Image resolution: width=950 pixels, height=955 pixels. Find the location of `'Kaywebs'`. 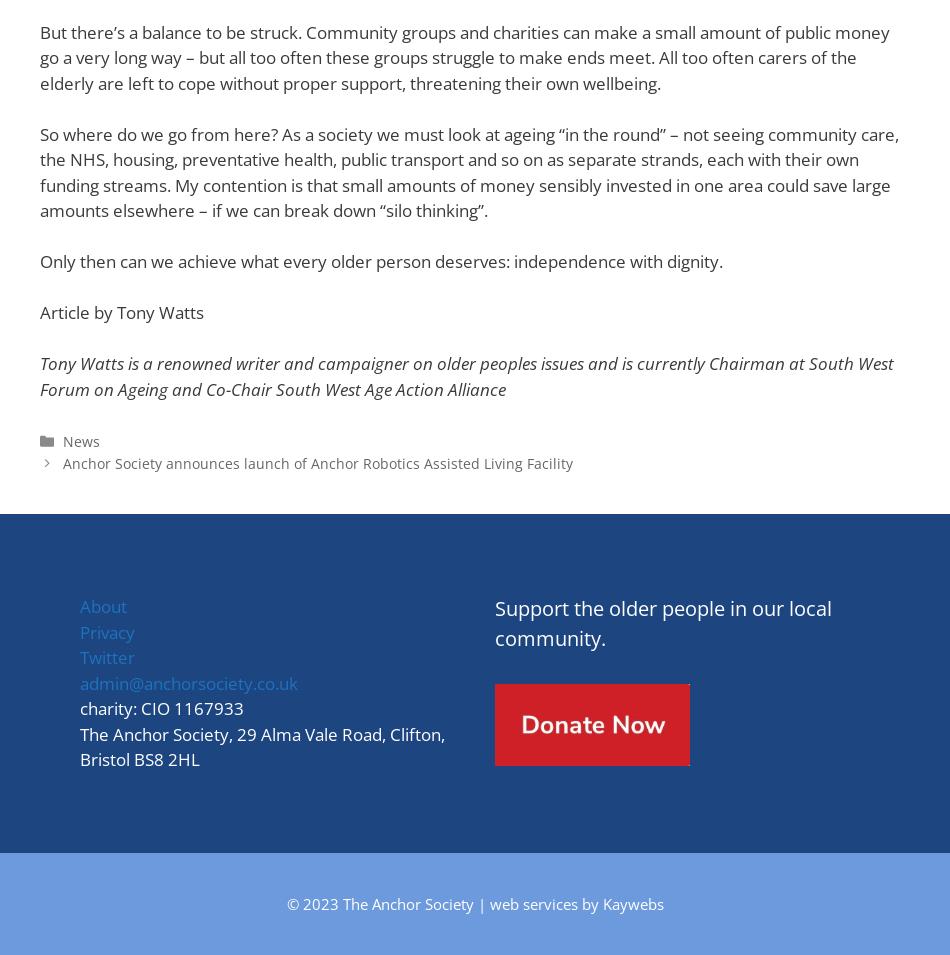

'Kaywebs' is located at coordinates (632, 902).